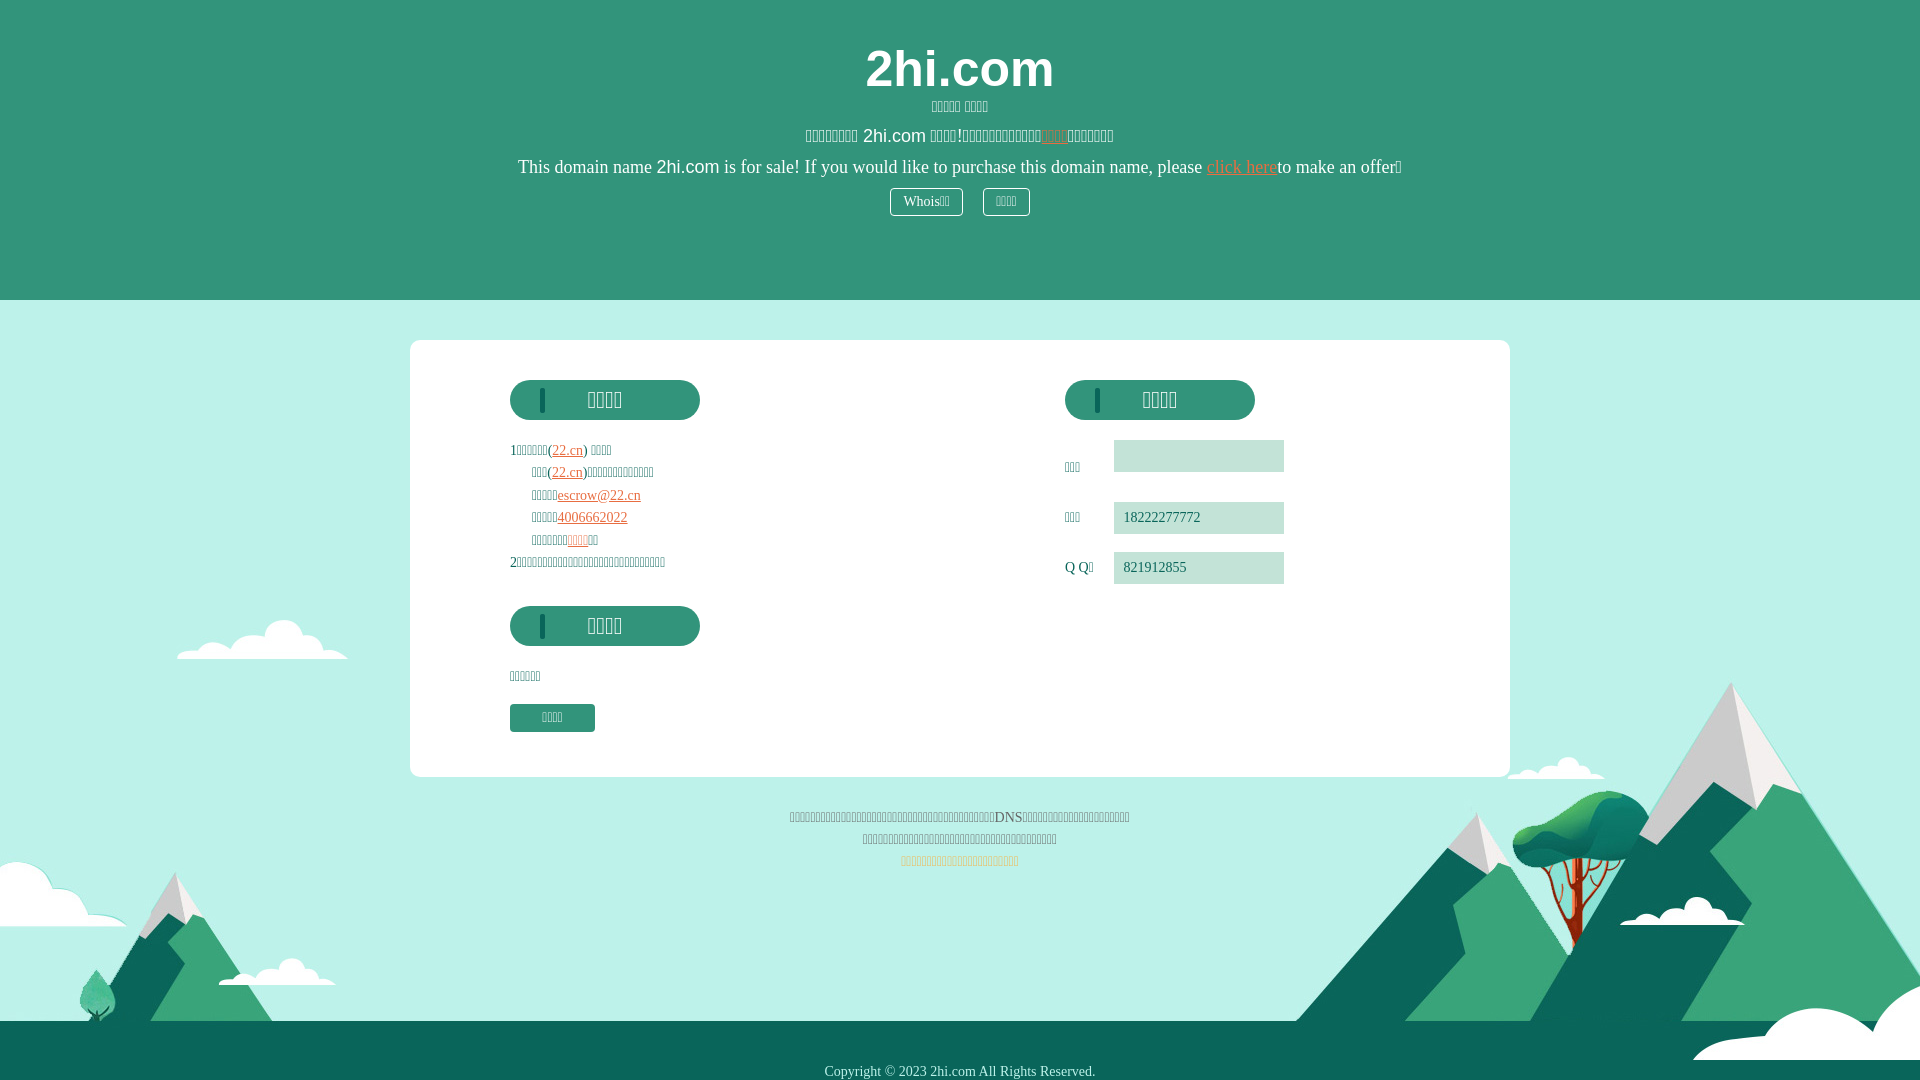  Describe the element at coordinates (552, 472) in the screenshot. I see `'22.cn'` at that location.